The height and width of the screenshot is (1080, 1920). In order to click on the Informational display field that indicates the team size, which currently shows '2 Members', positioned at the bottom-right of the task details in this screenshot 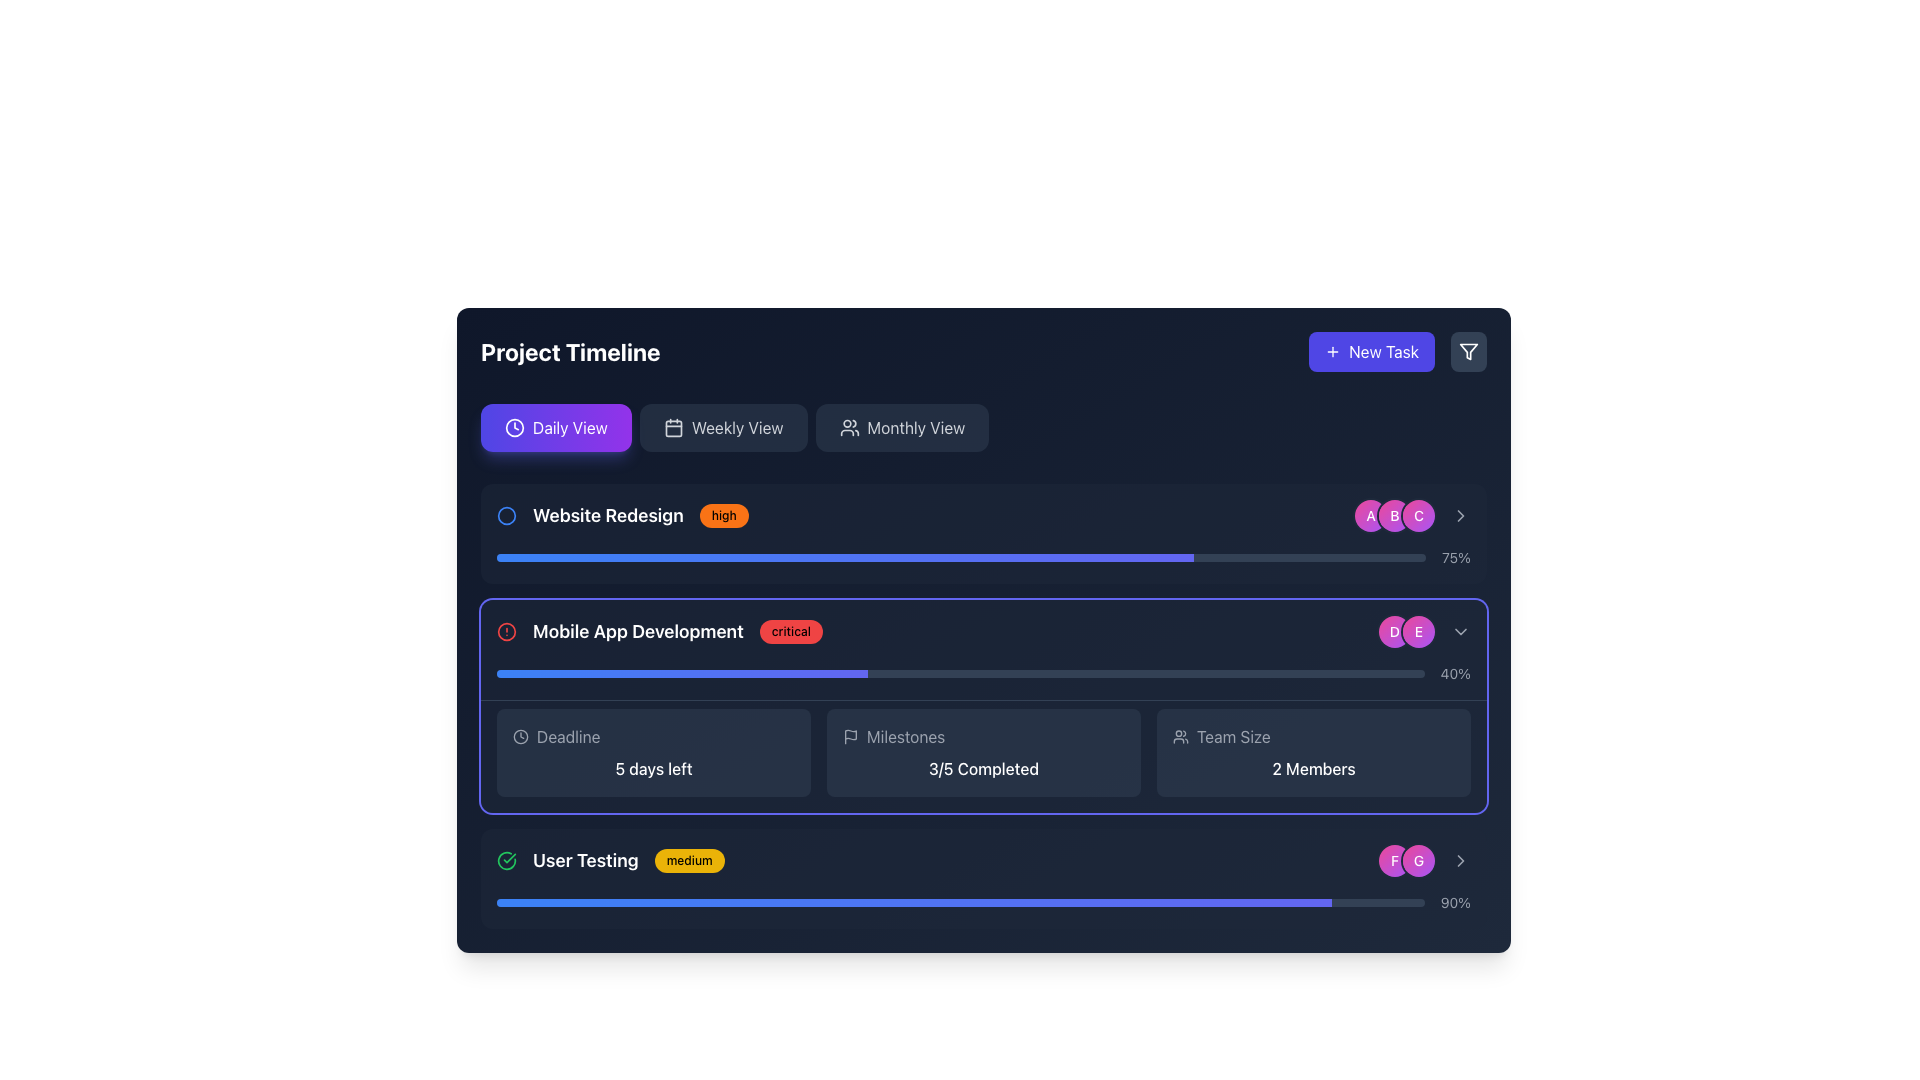, I will do `click(1314, 752)`.